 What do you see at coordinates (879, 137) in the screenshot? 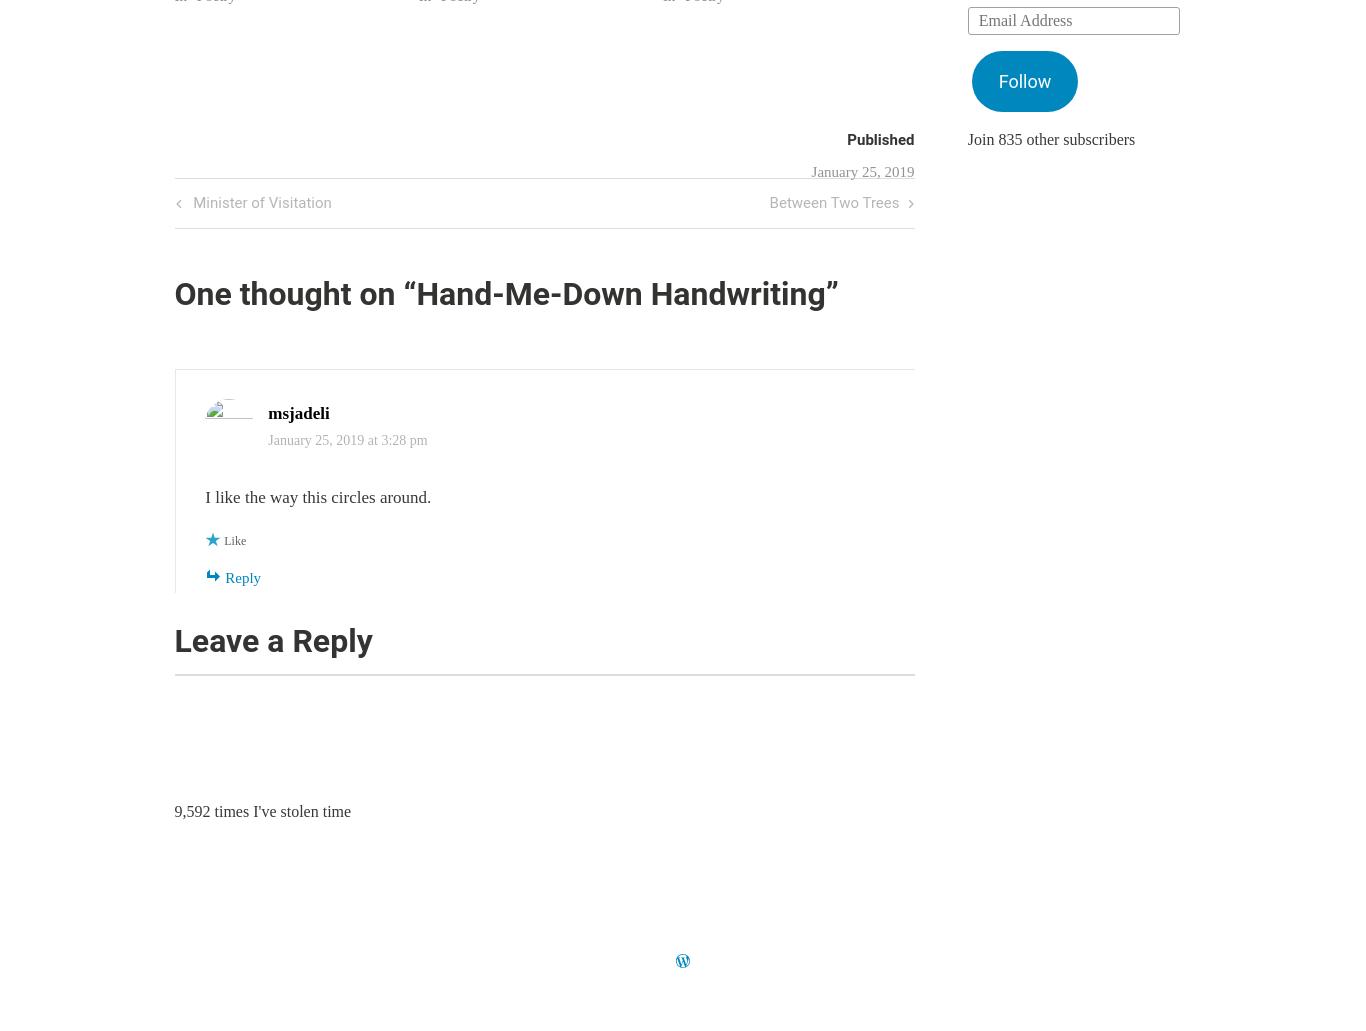
I see `'Published'` at bounding box center [879, 137].